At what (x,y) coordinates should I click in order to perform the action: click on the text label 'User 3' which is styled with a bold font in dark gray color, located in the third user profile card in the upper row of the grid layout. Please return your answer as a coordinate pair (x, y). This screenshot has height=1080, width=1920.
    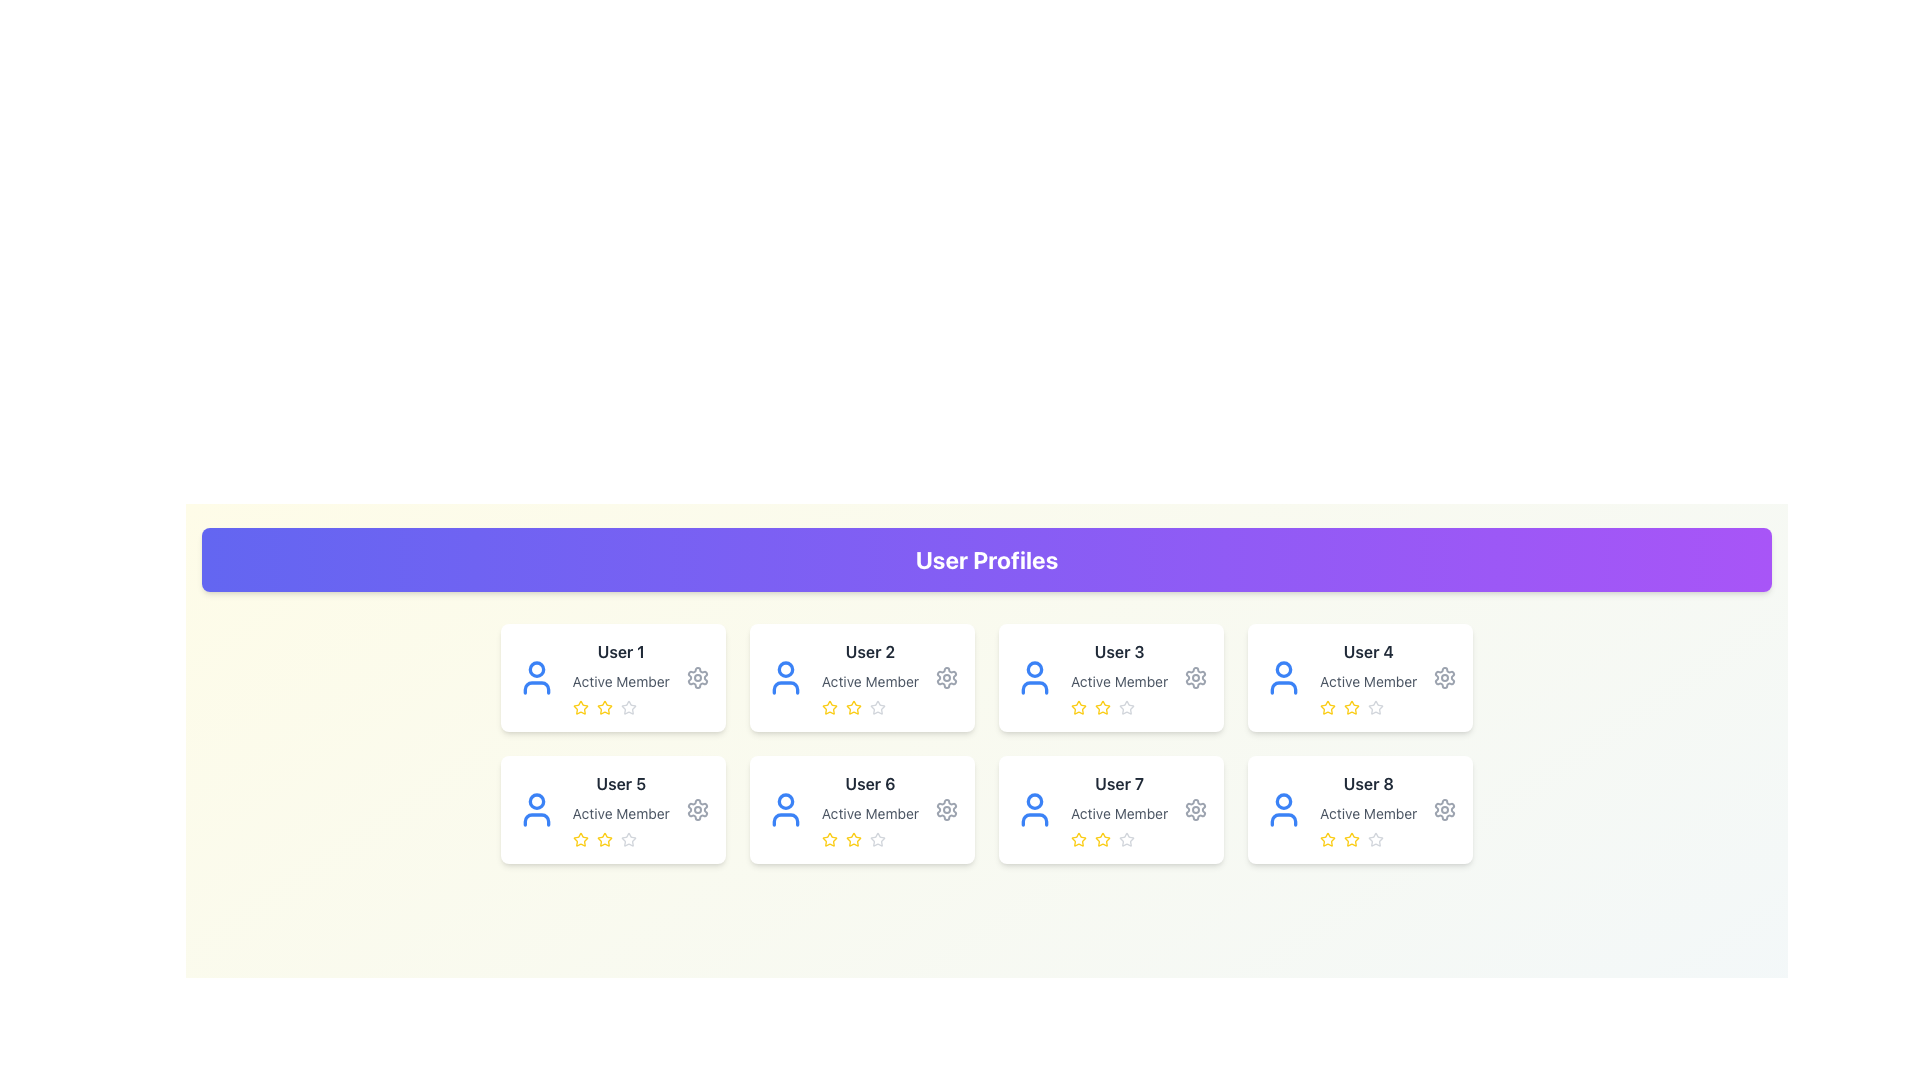
    Looking at the image, I should click on (1118, 651).